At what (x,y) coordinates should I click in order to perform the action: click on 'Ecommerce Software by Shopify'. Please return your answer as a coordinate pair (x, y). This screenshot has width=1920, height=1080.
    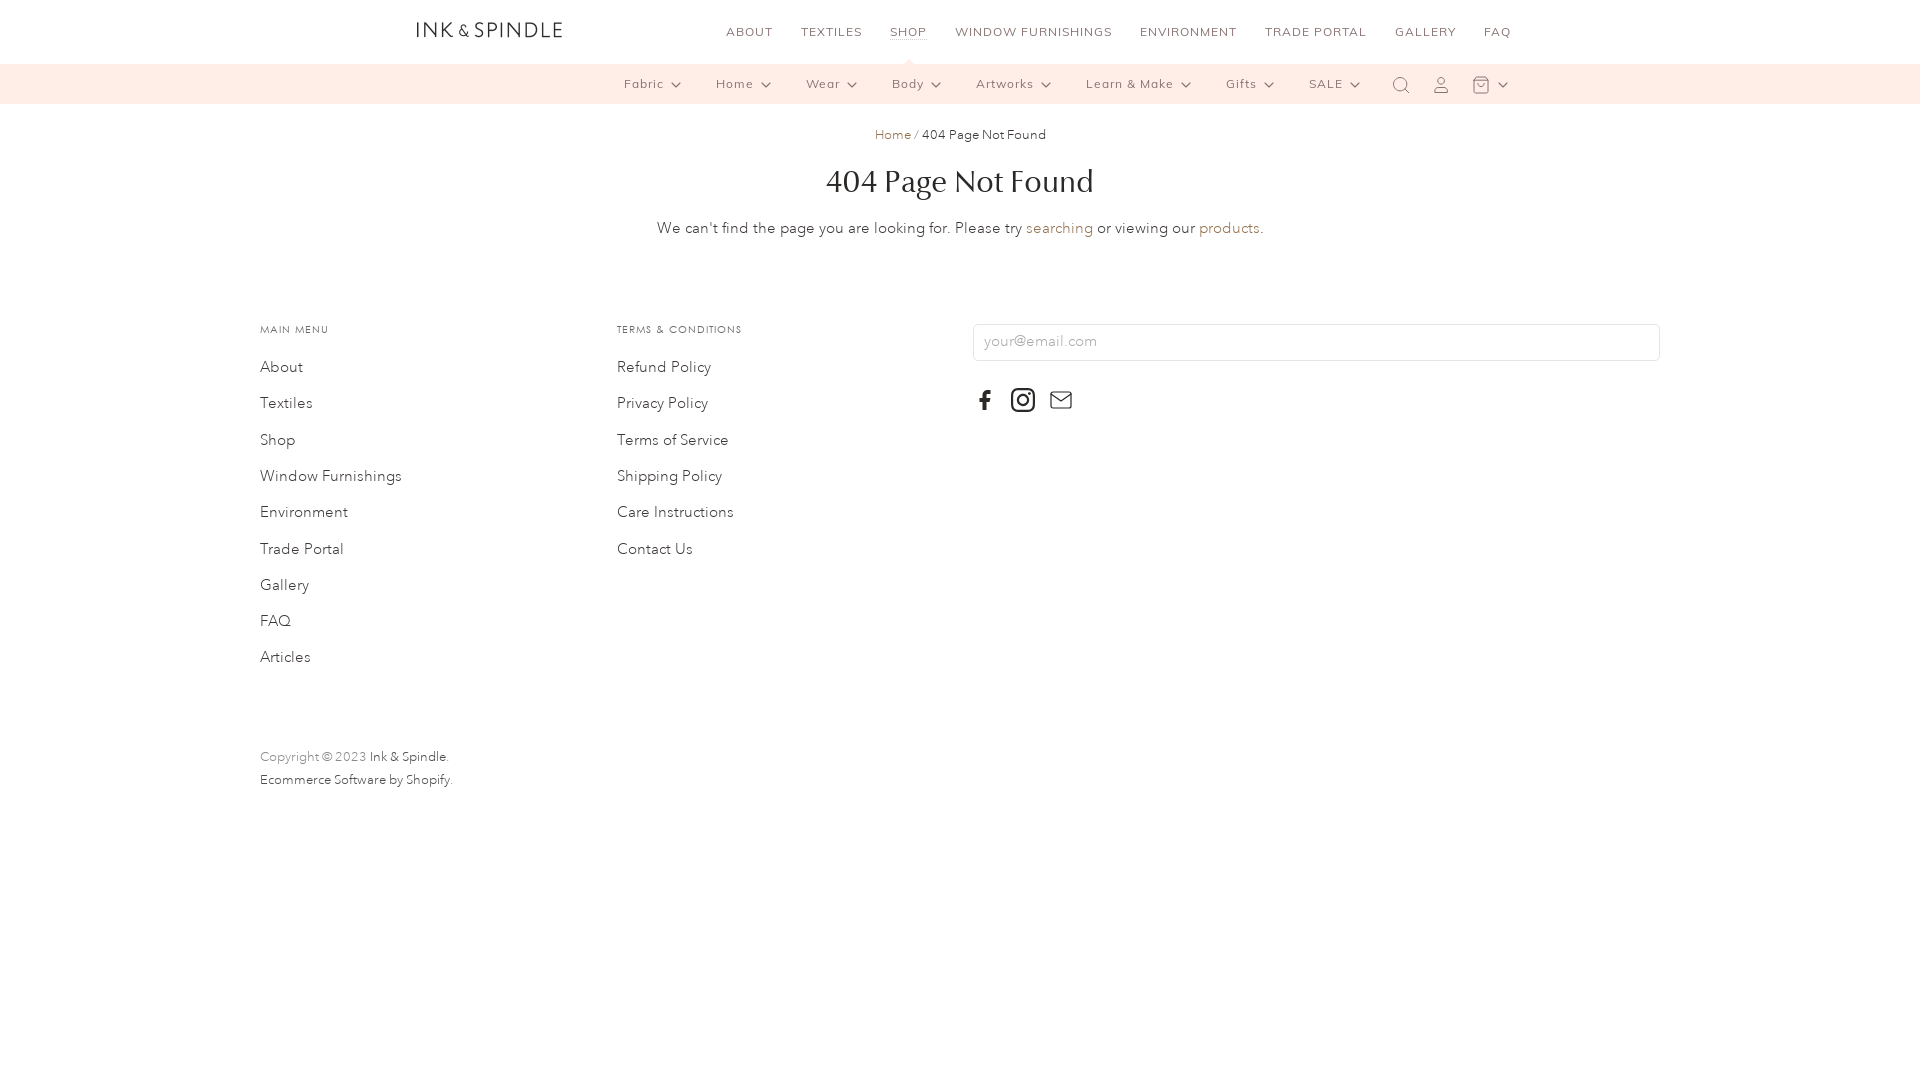
    Looking at the image, I should click on (355, 778).